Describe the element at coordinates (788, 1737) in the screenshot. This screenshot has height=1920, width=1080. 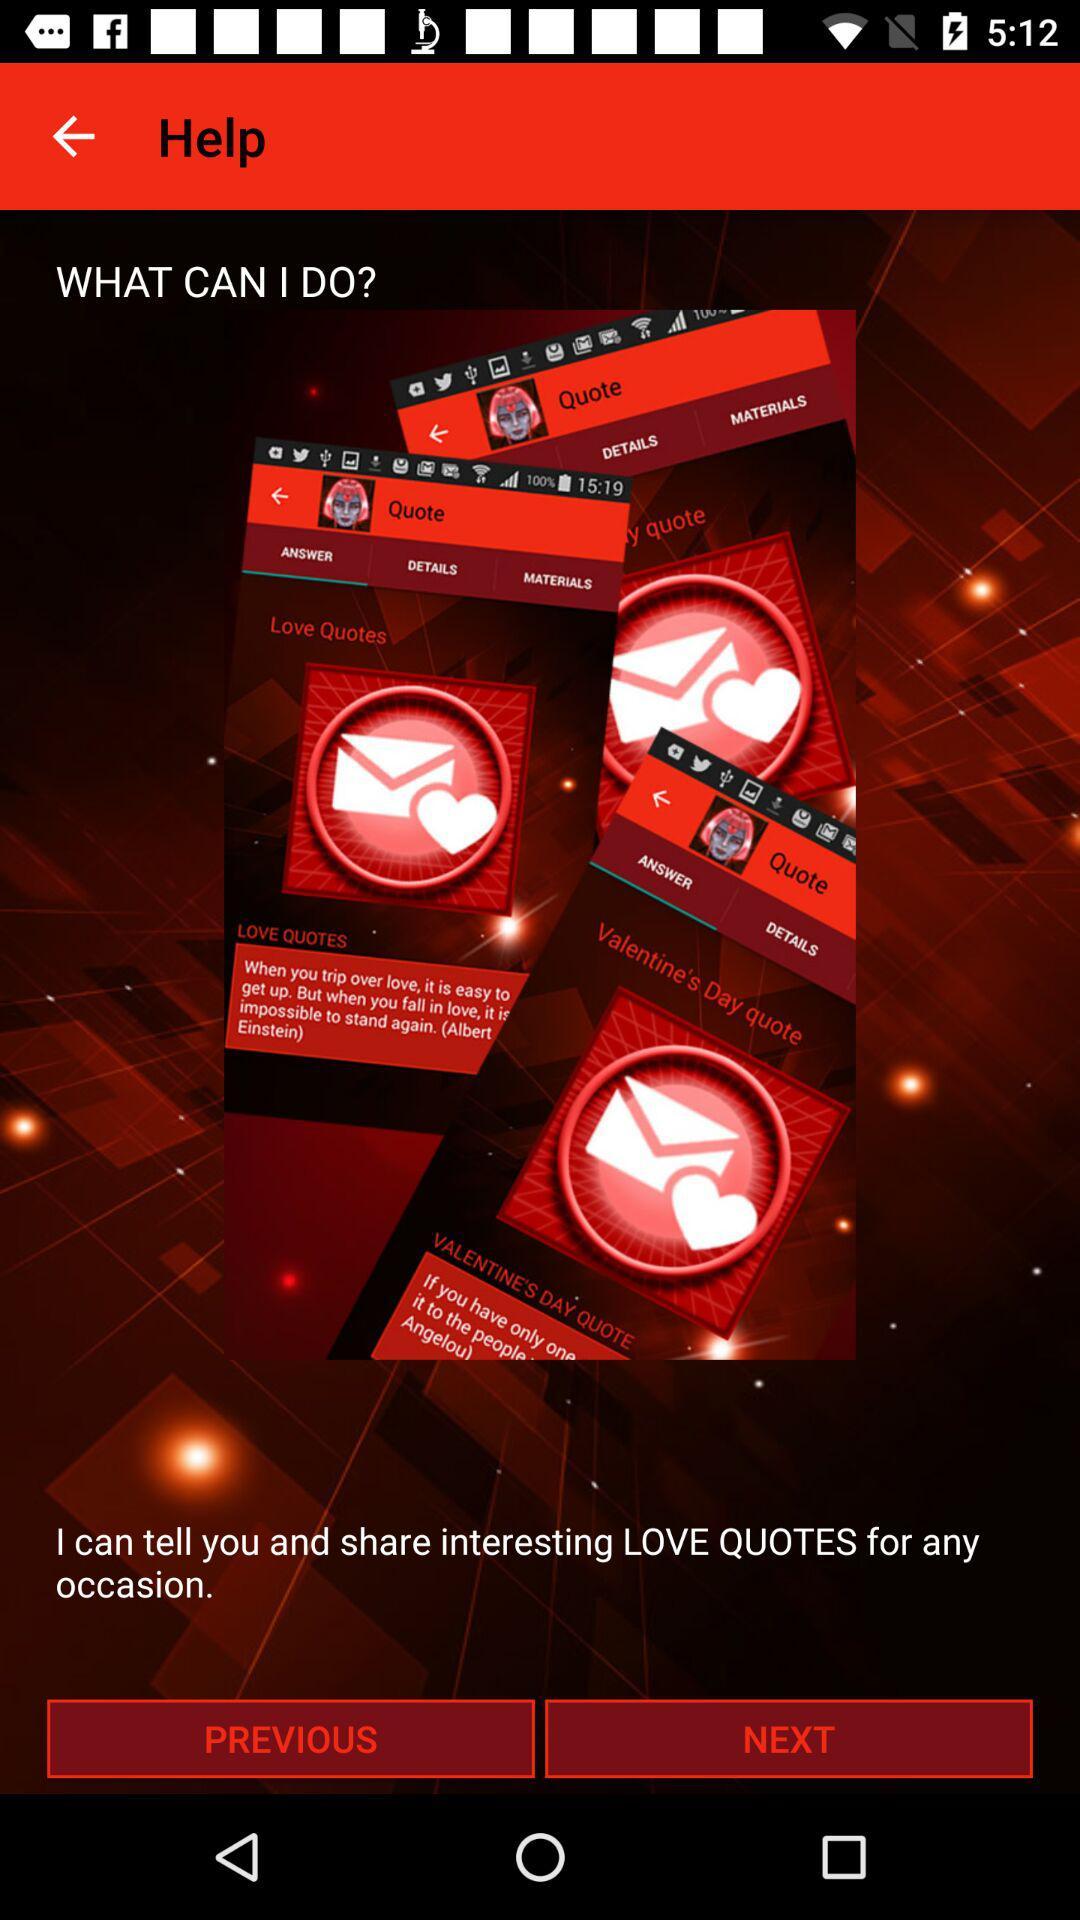
I see `the item to the right of previous item` at that location.